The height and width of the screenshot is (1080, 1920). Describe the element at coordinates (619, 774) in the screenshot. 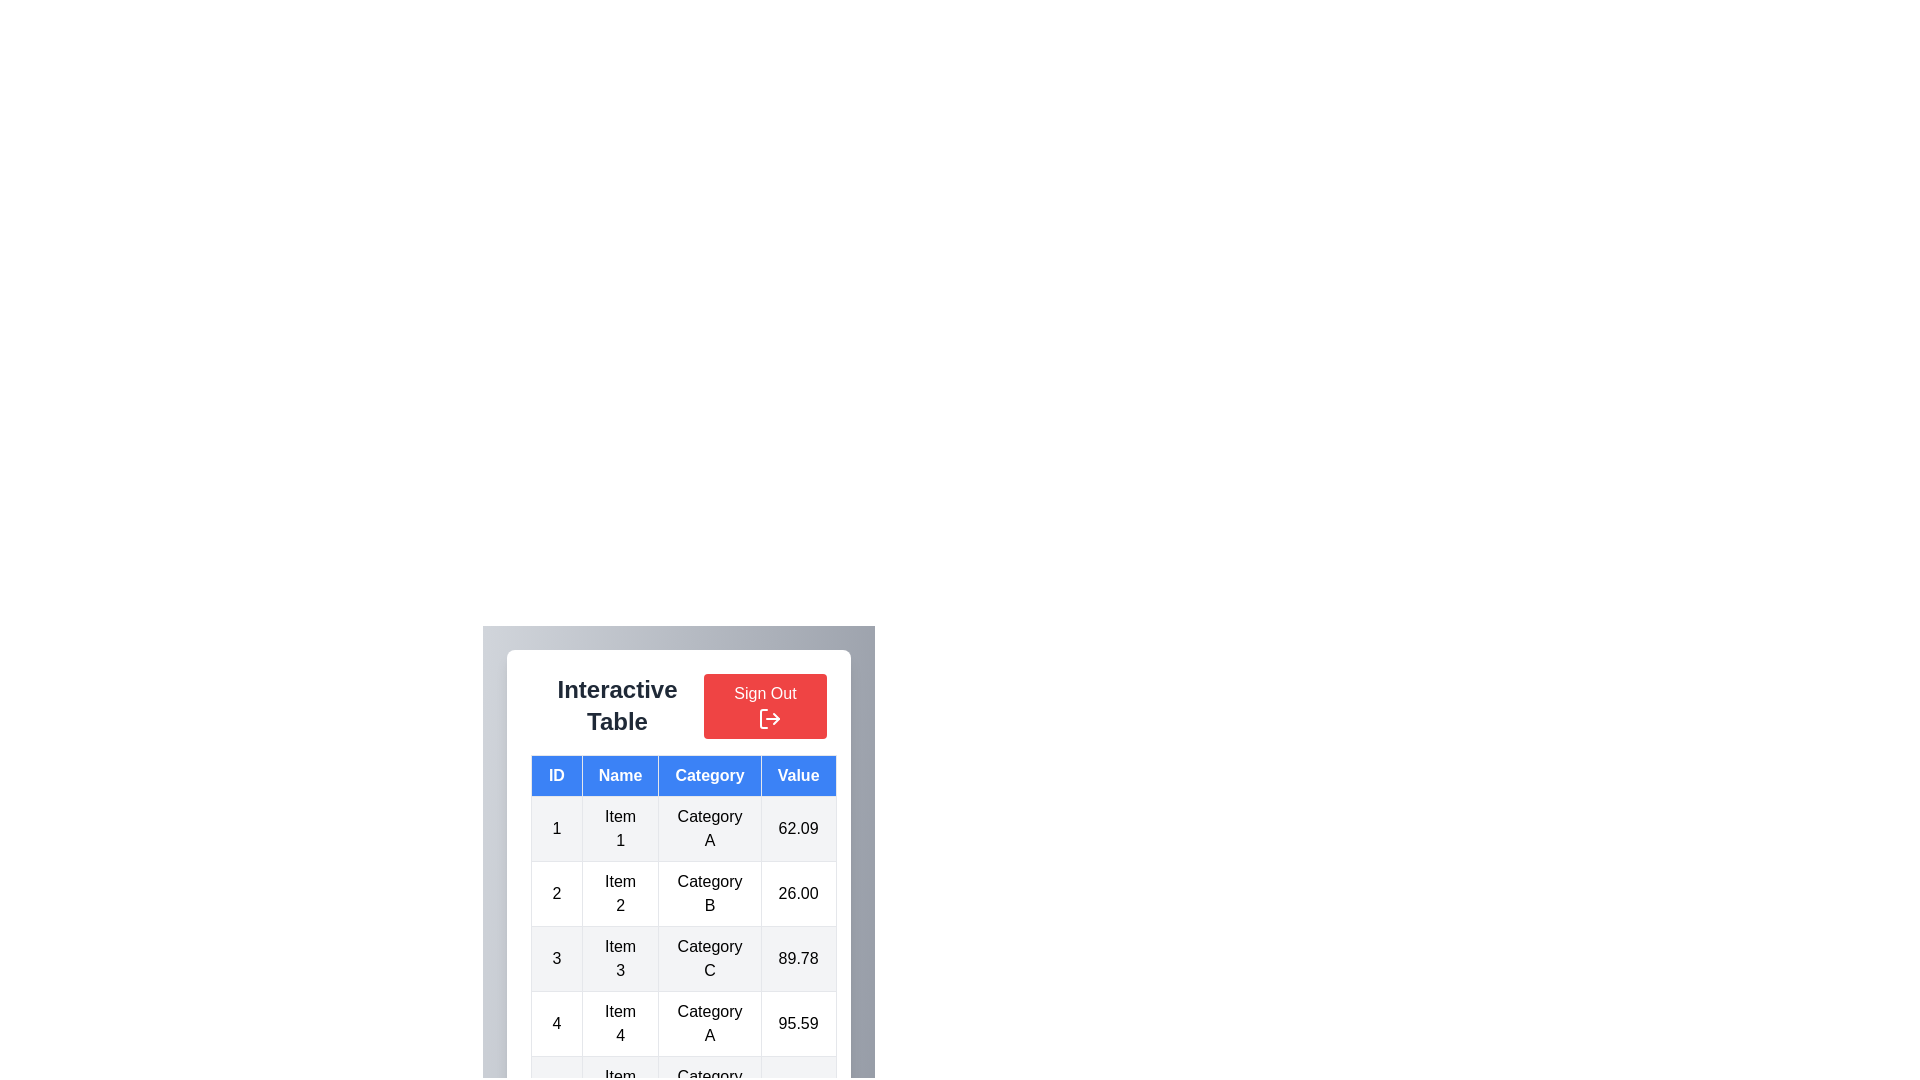

I see `the Name to sort the table by that column` at that location.